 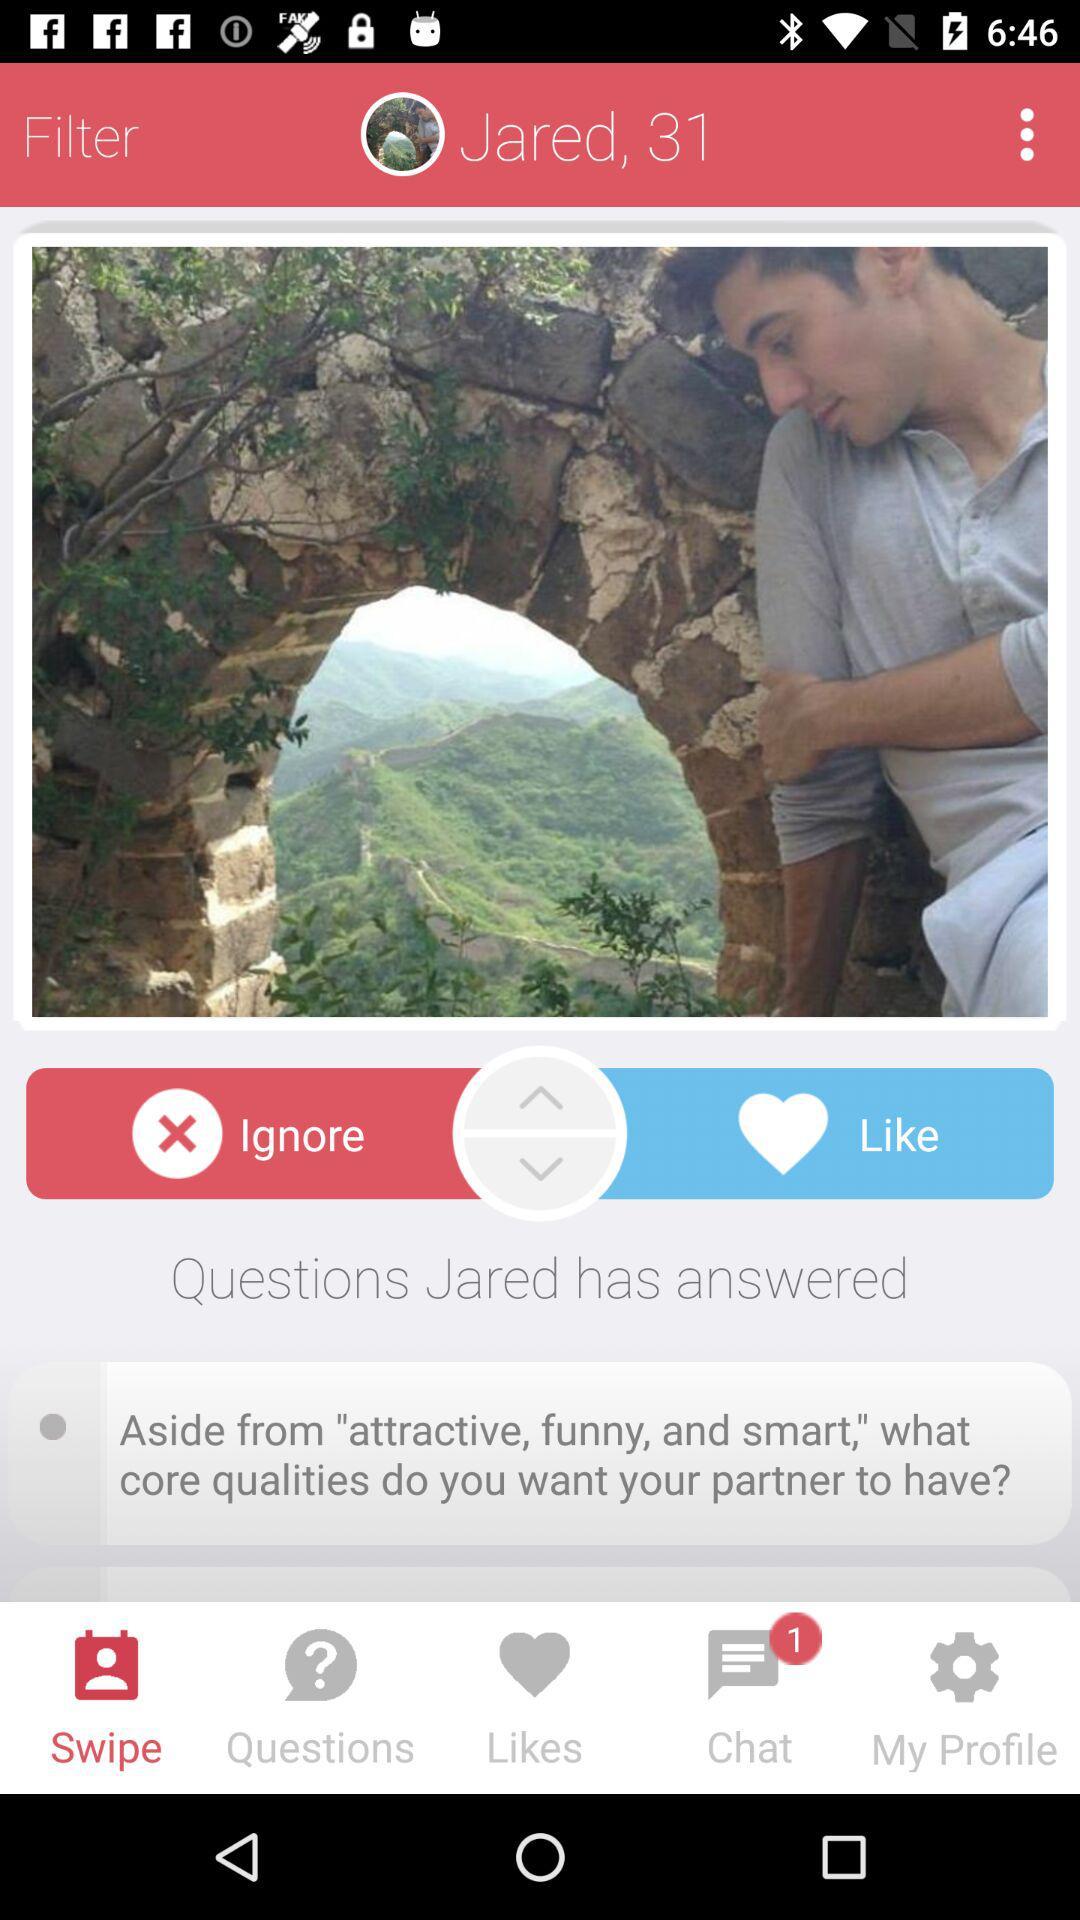 I want to click on tap the more option, so click(x=1027, y=133).